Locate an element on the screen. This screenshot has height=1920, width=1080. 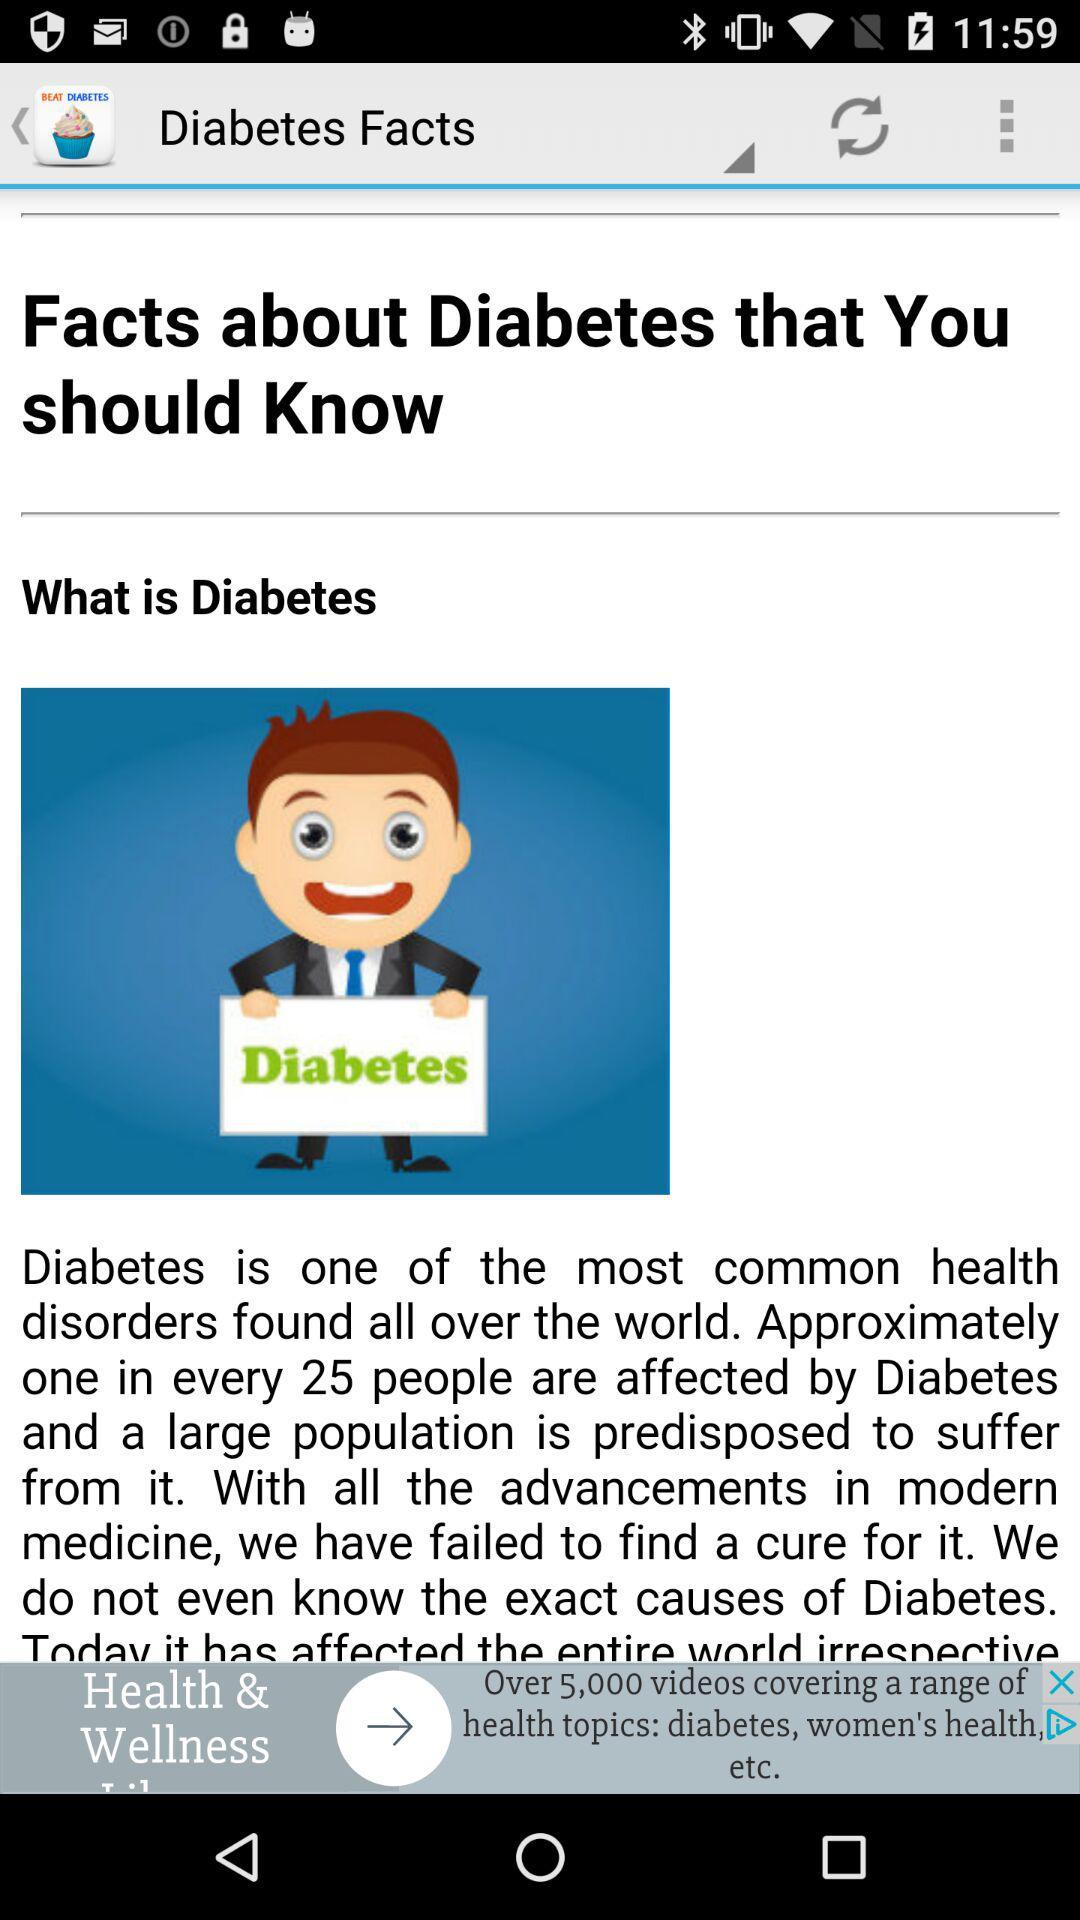
notification is located at coordinates (540, 1727).